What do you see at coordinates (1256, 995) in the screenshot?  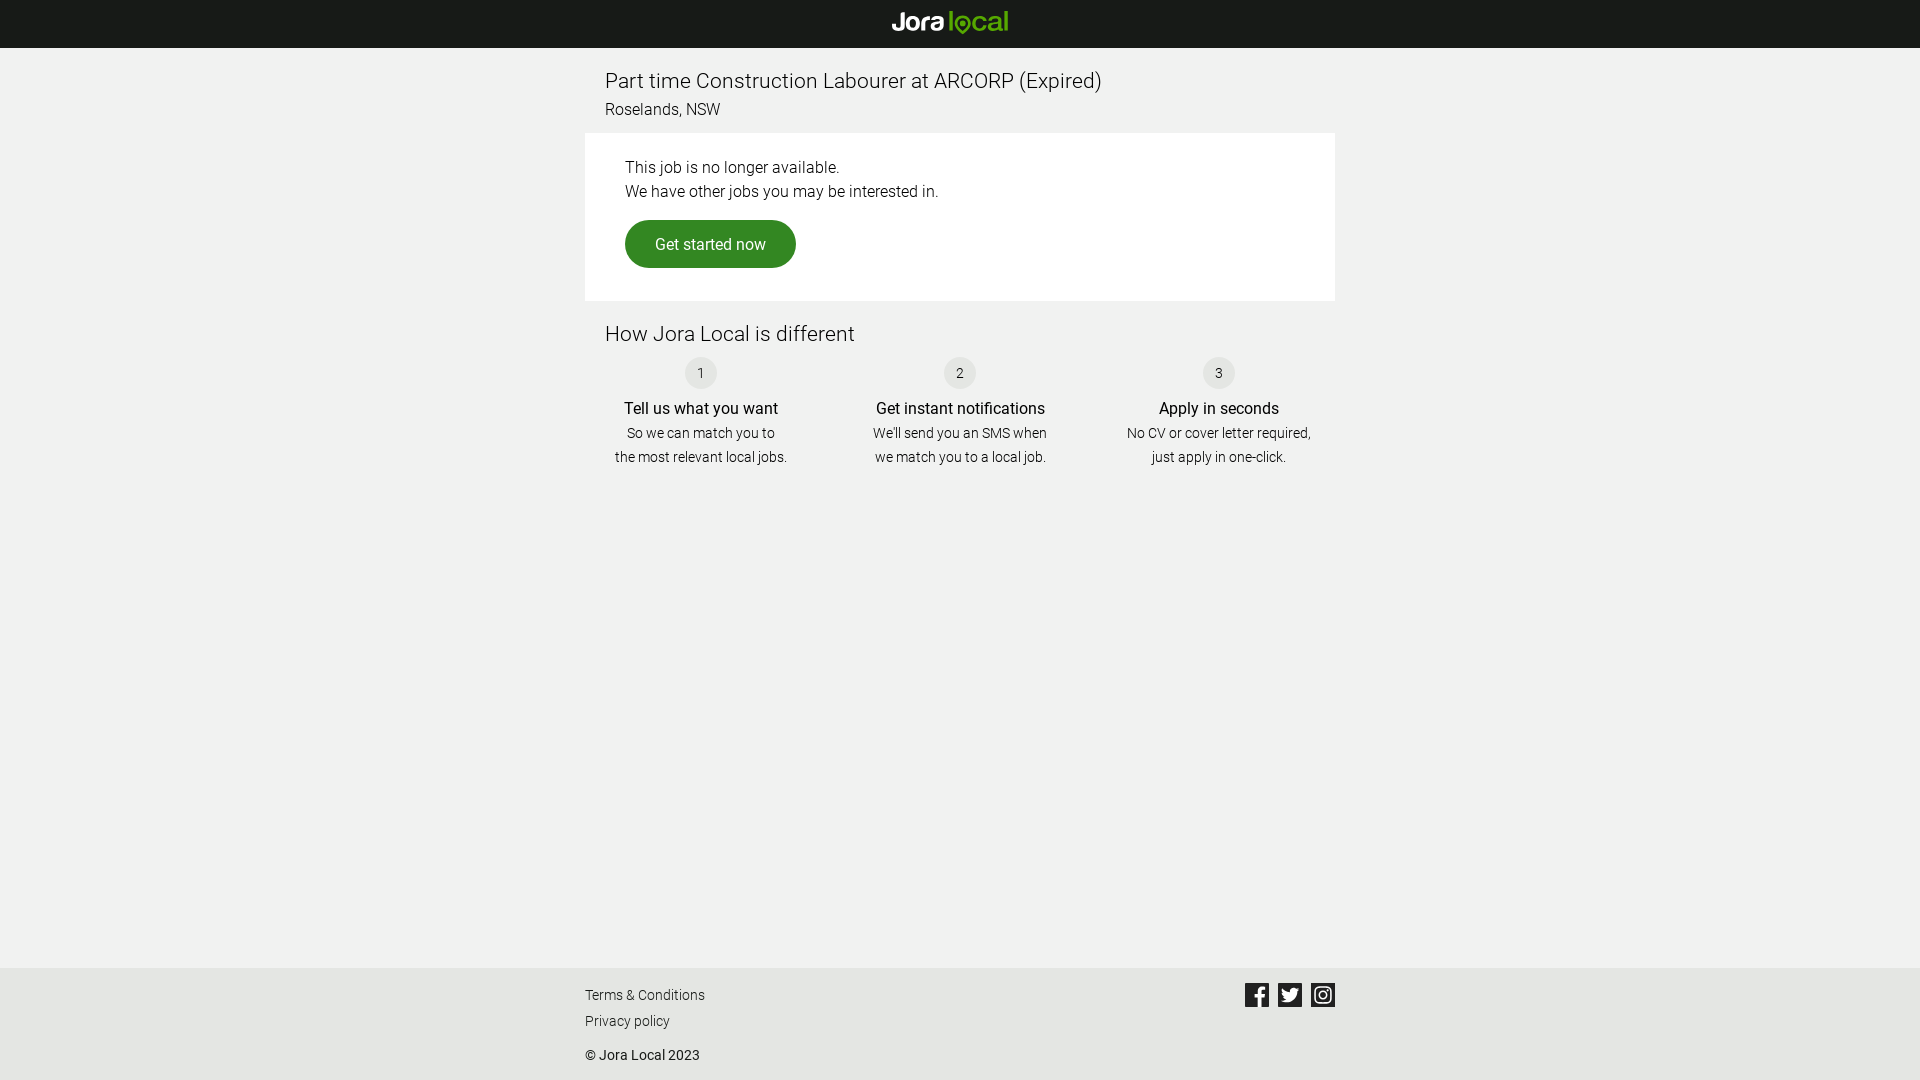 I see `'Facebook'` at bounding box center [1256, 995].